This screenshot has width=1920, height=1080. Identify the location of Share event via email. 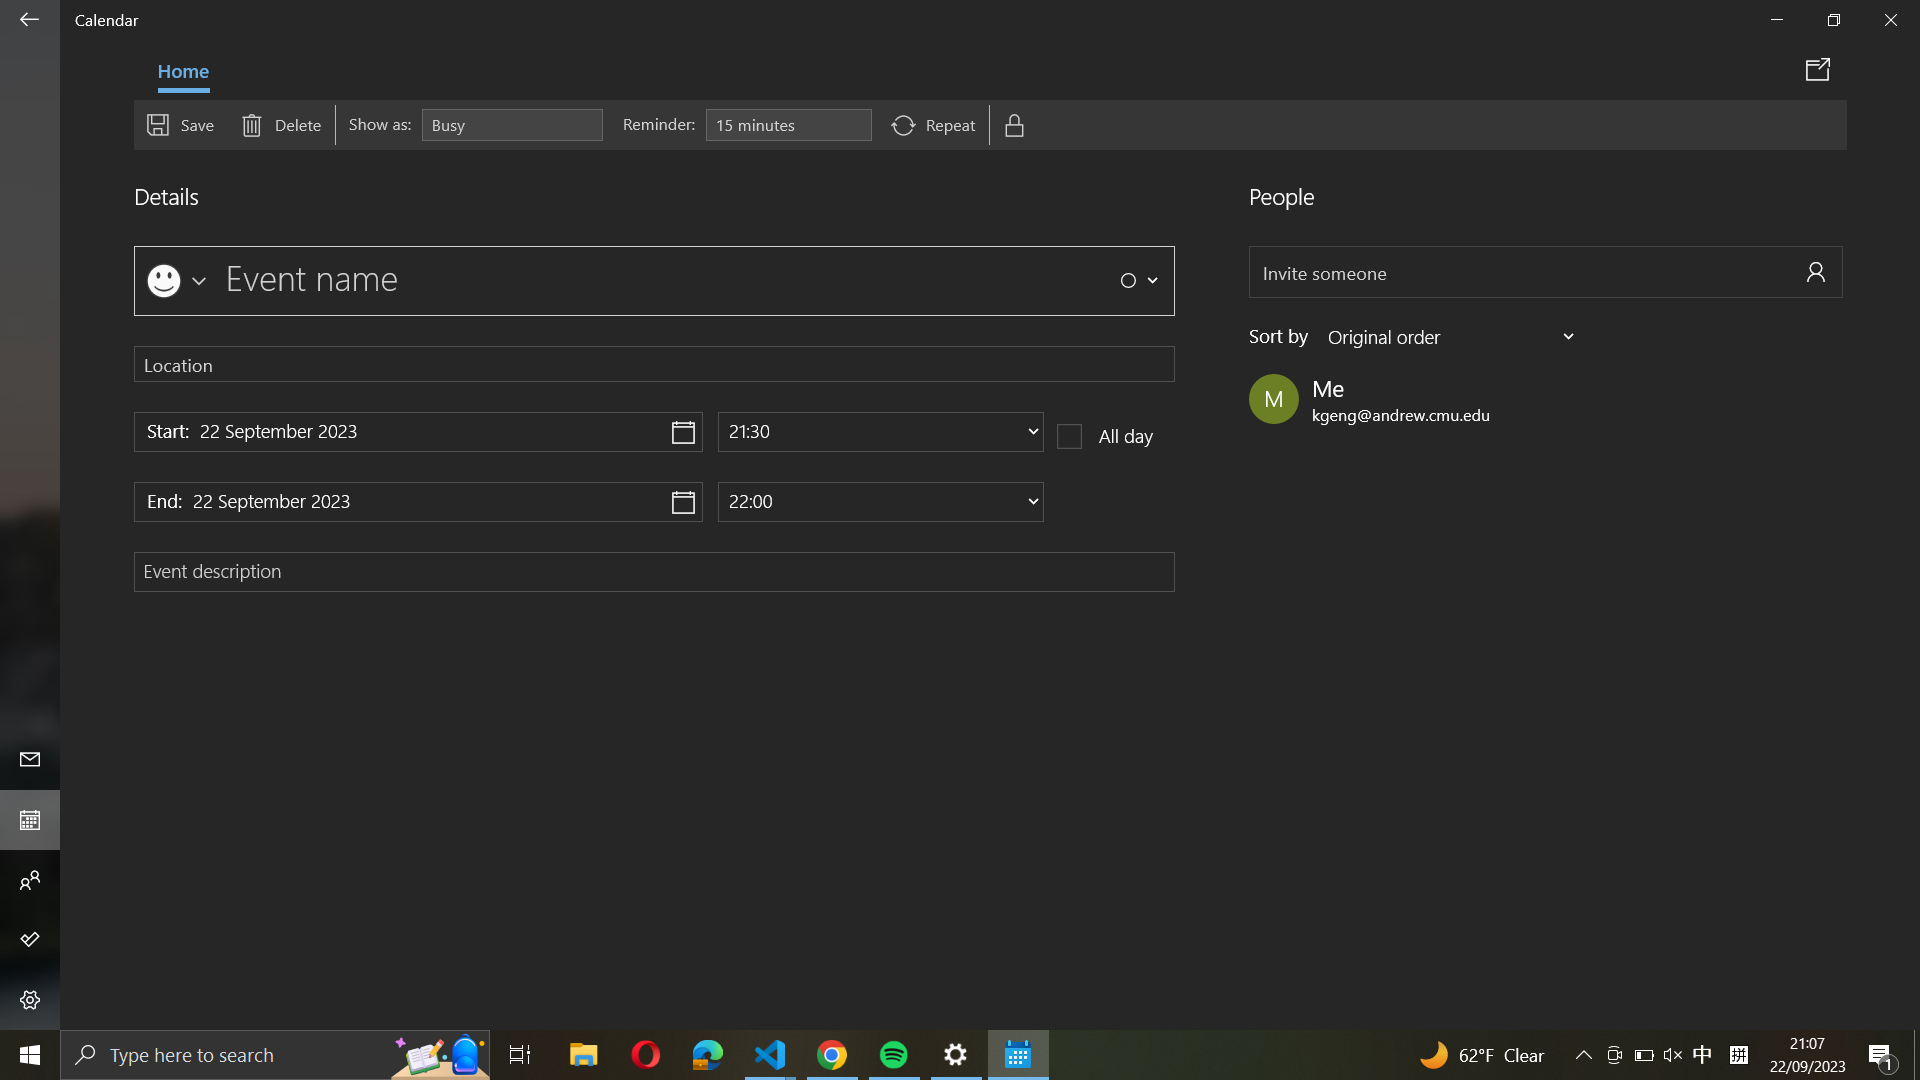
(1821, 68).